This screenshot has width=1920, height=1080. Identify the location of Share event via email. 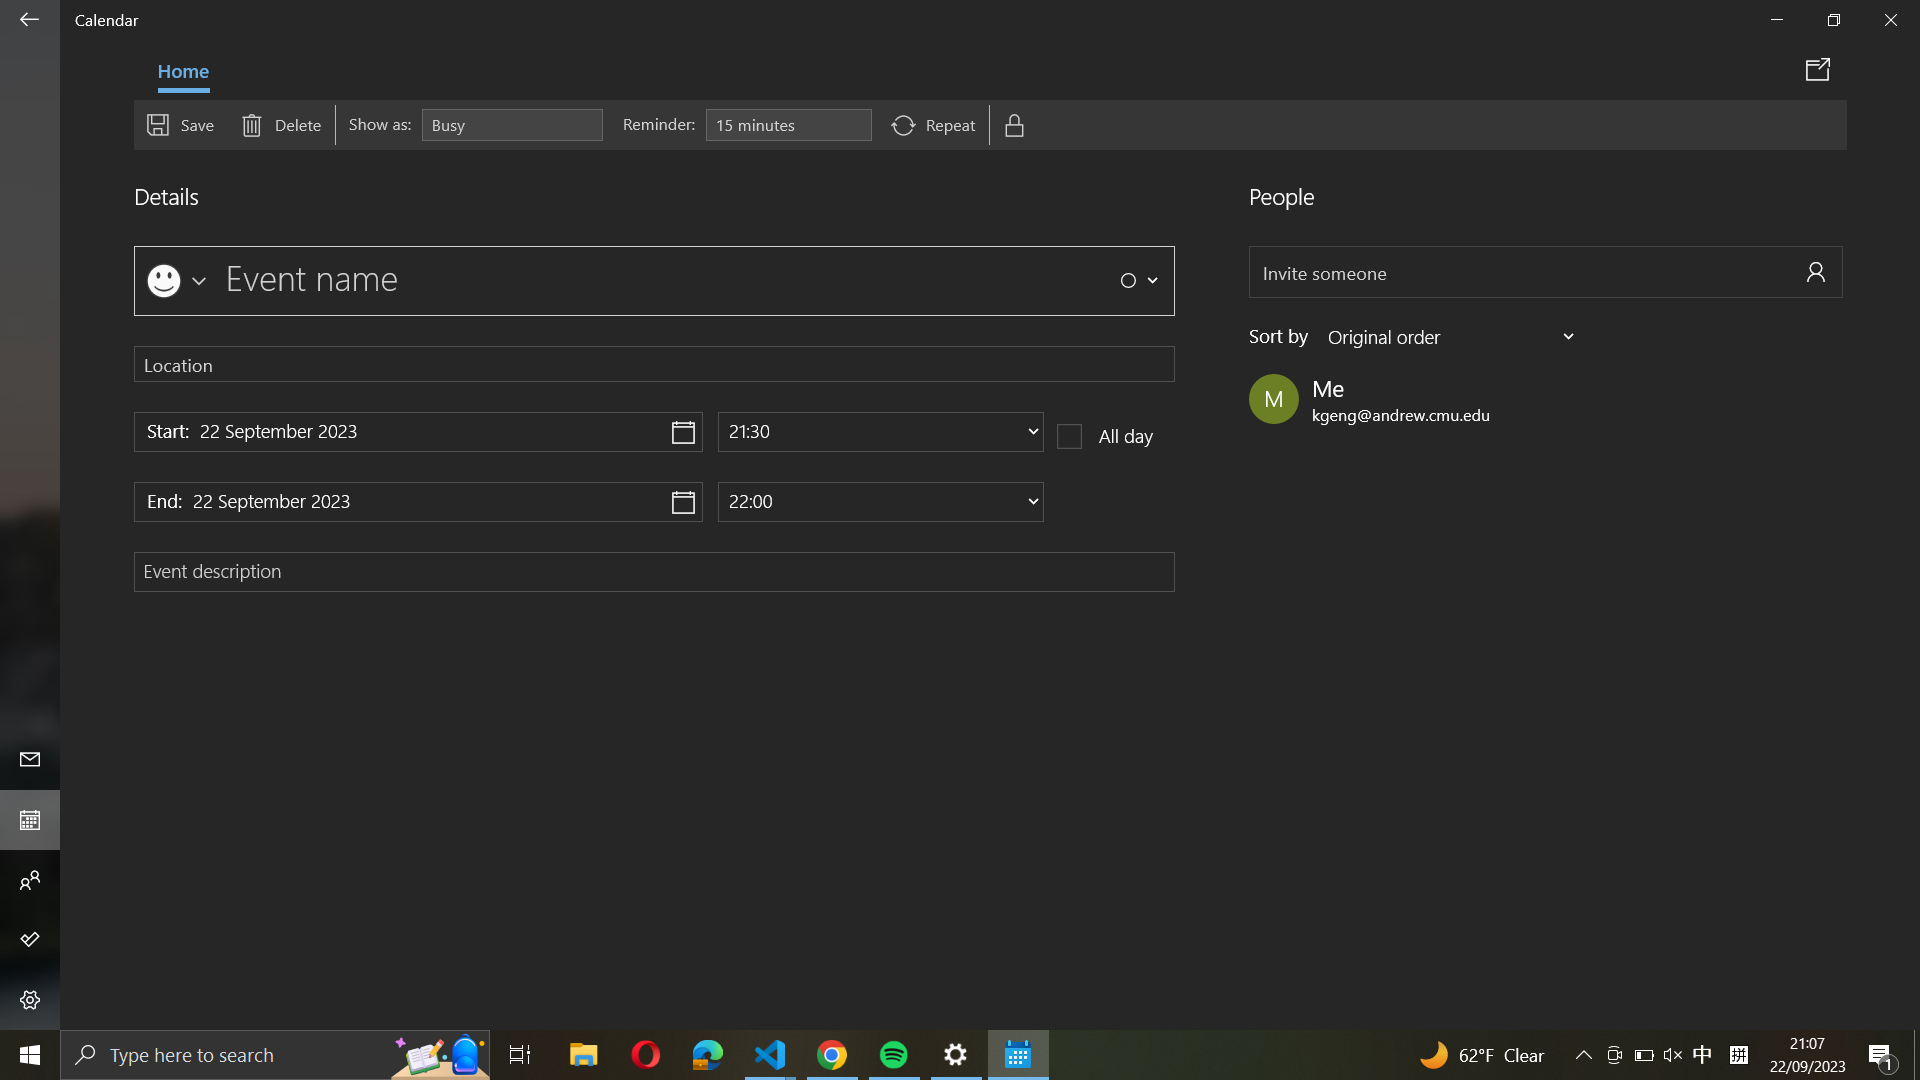
(1821, 68).